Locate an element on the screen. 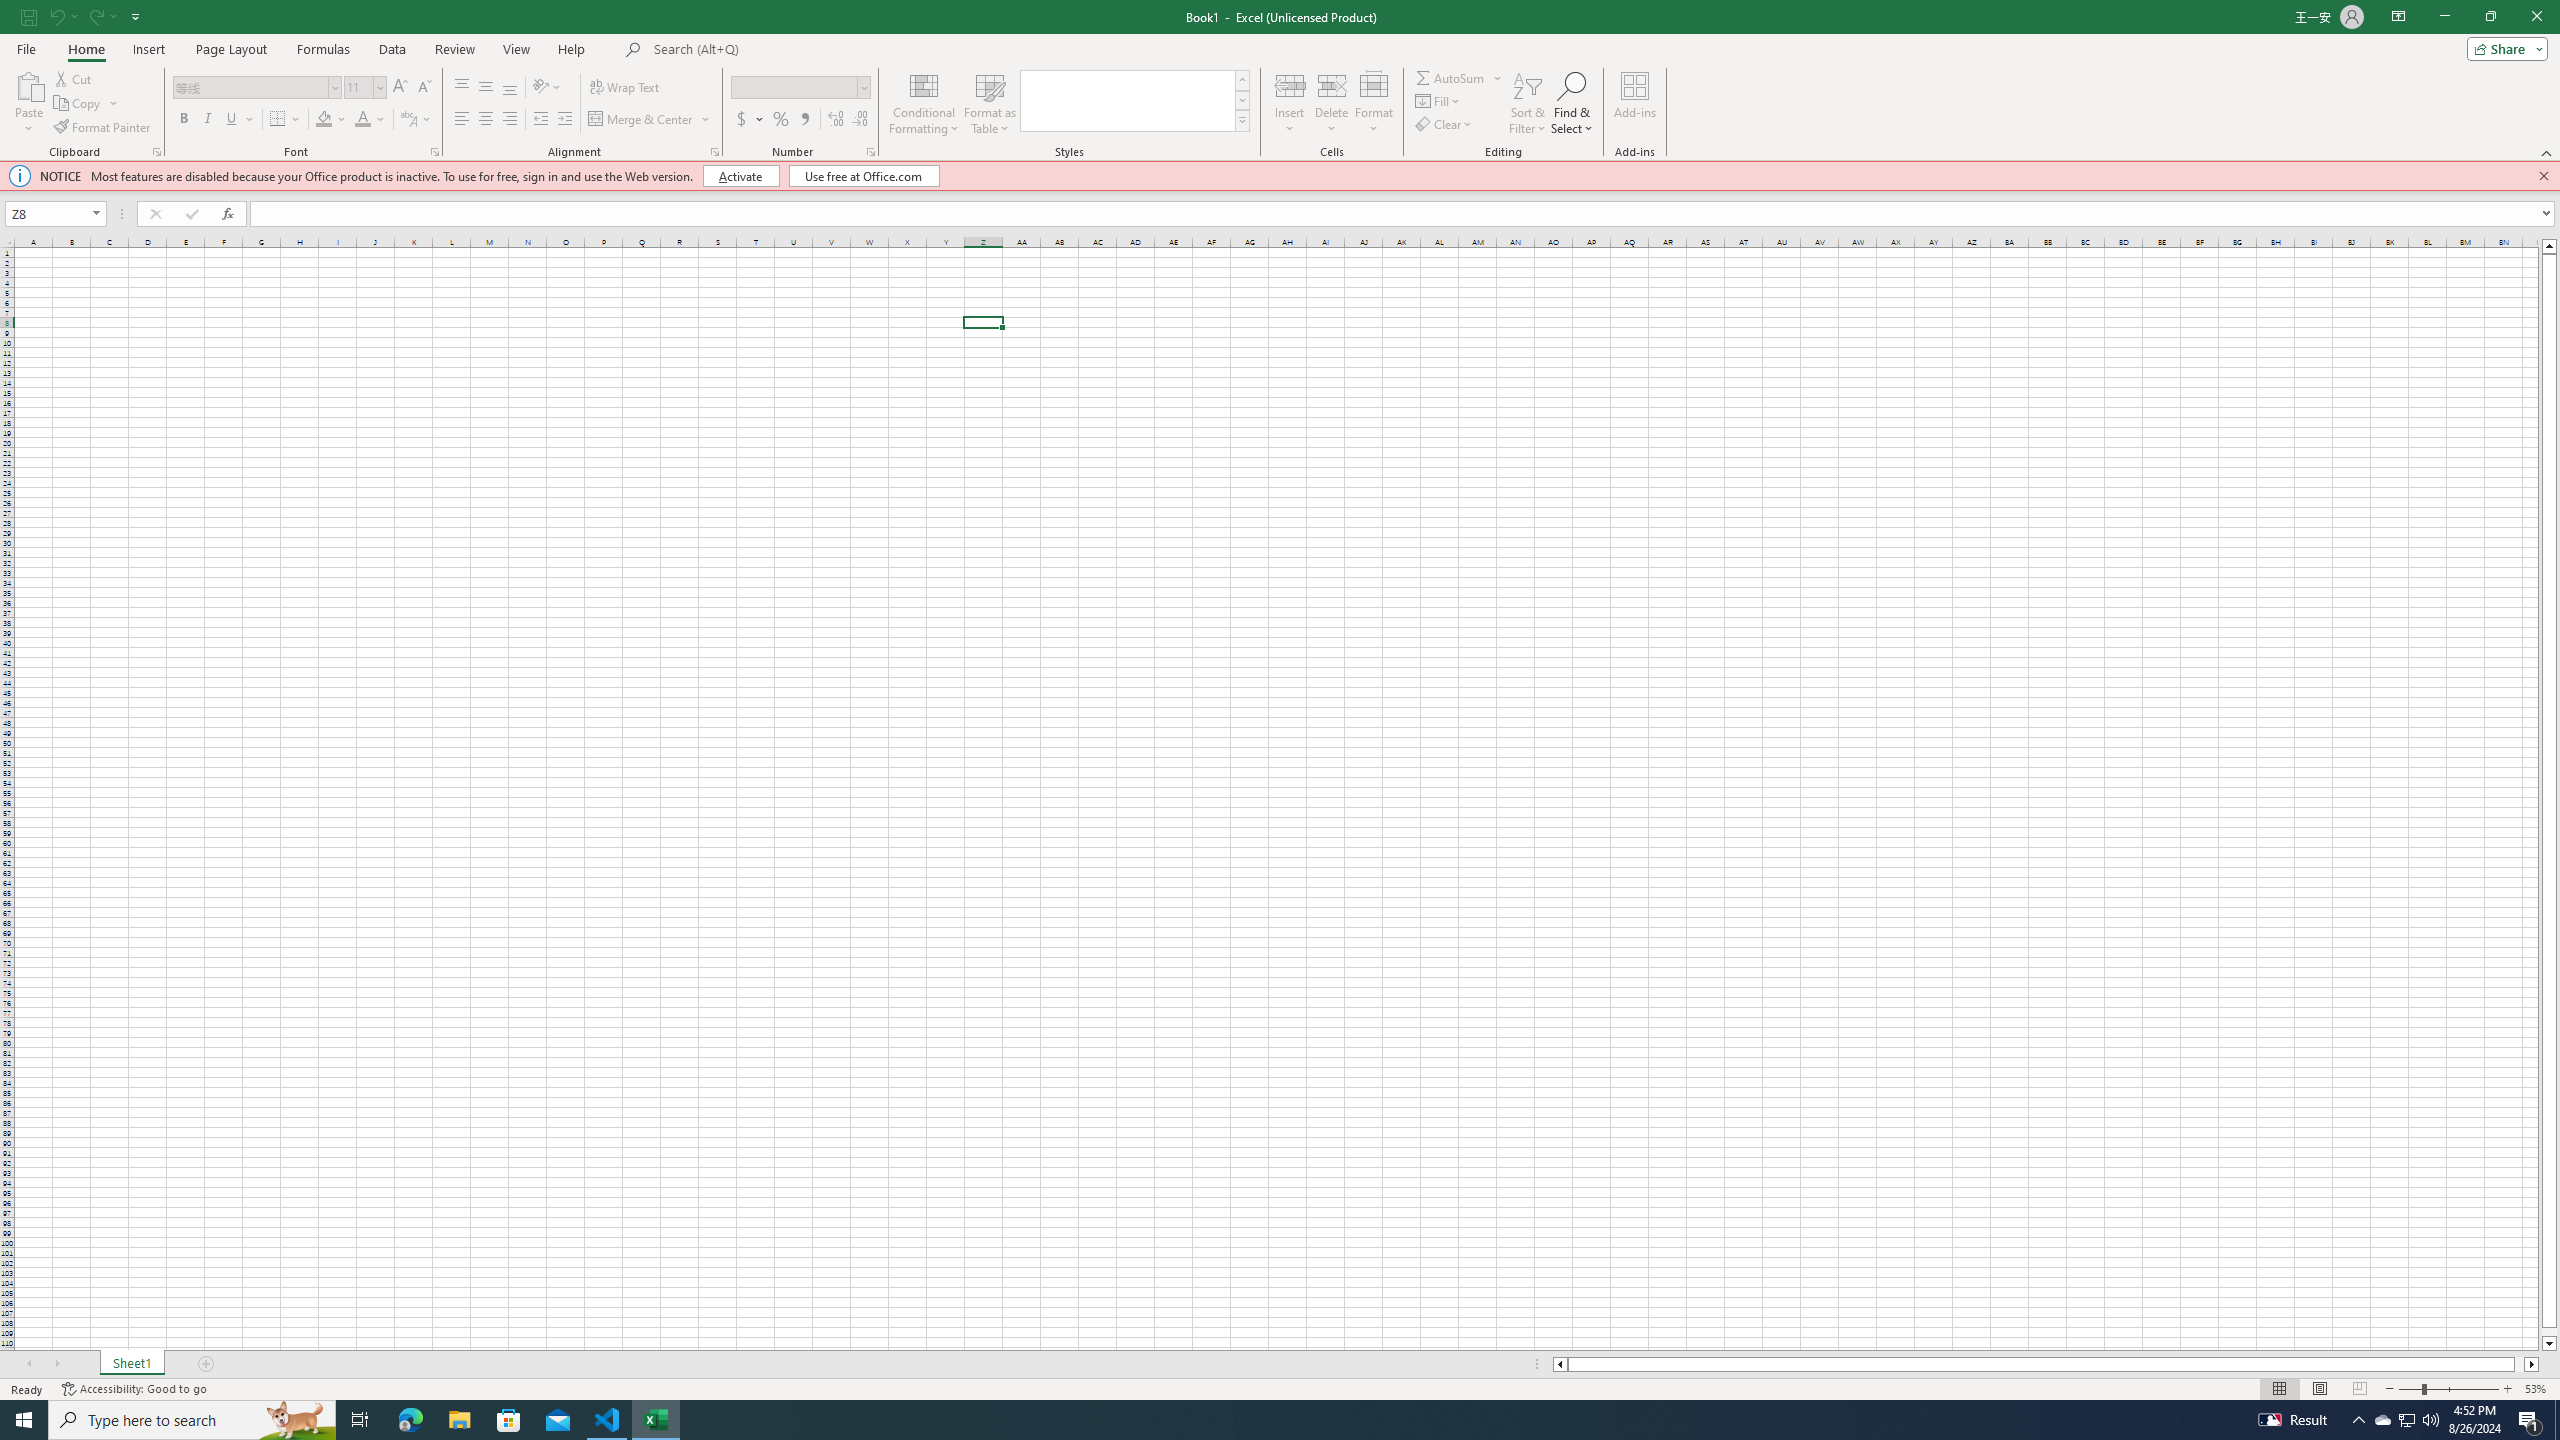  'Align Right' is located at coordinates (509, 118).